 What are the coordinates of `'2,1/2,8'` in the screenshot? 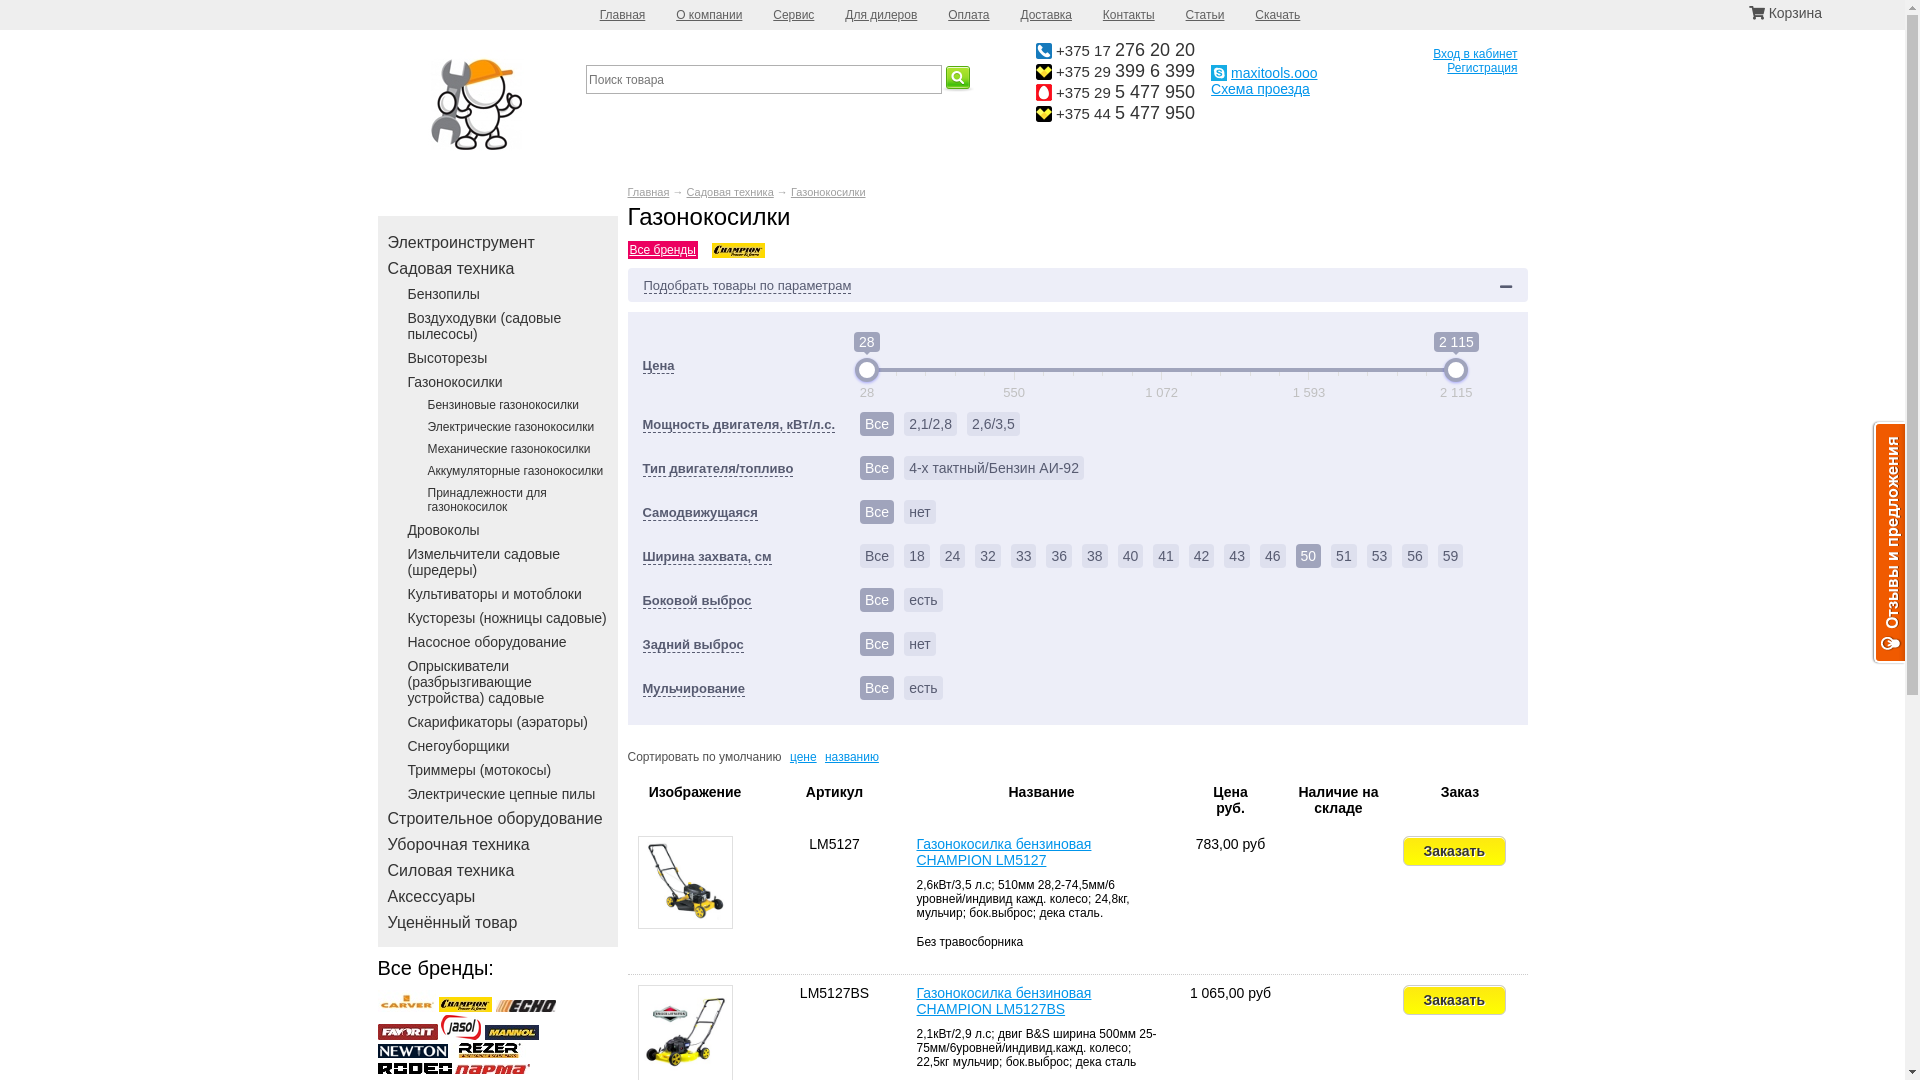 It's located at (929, 423).